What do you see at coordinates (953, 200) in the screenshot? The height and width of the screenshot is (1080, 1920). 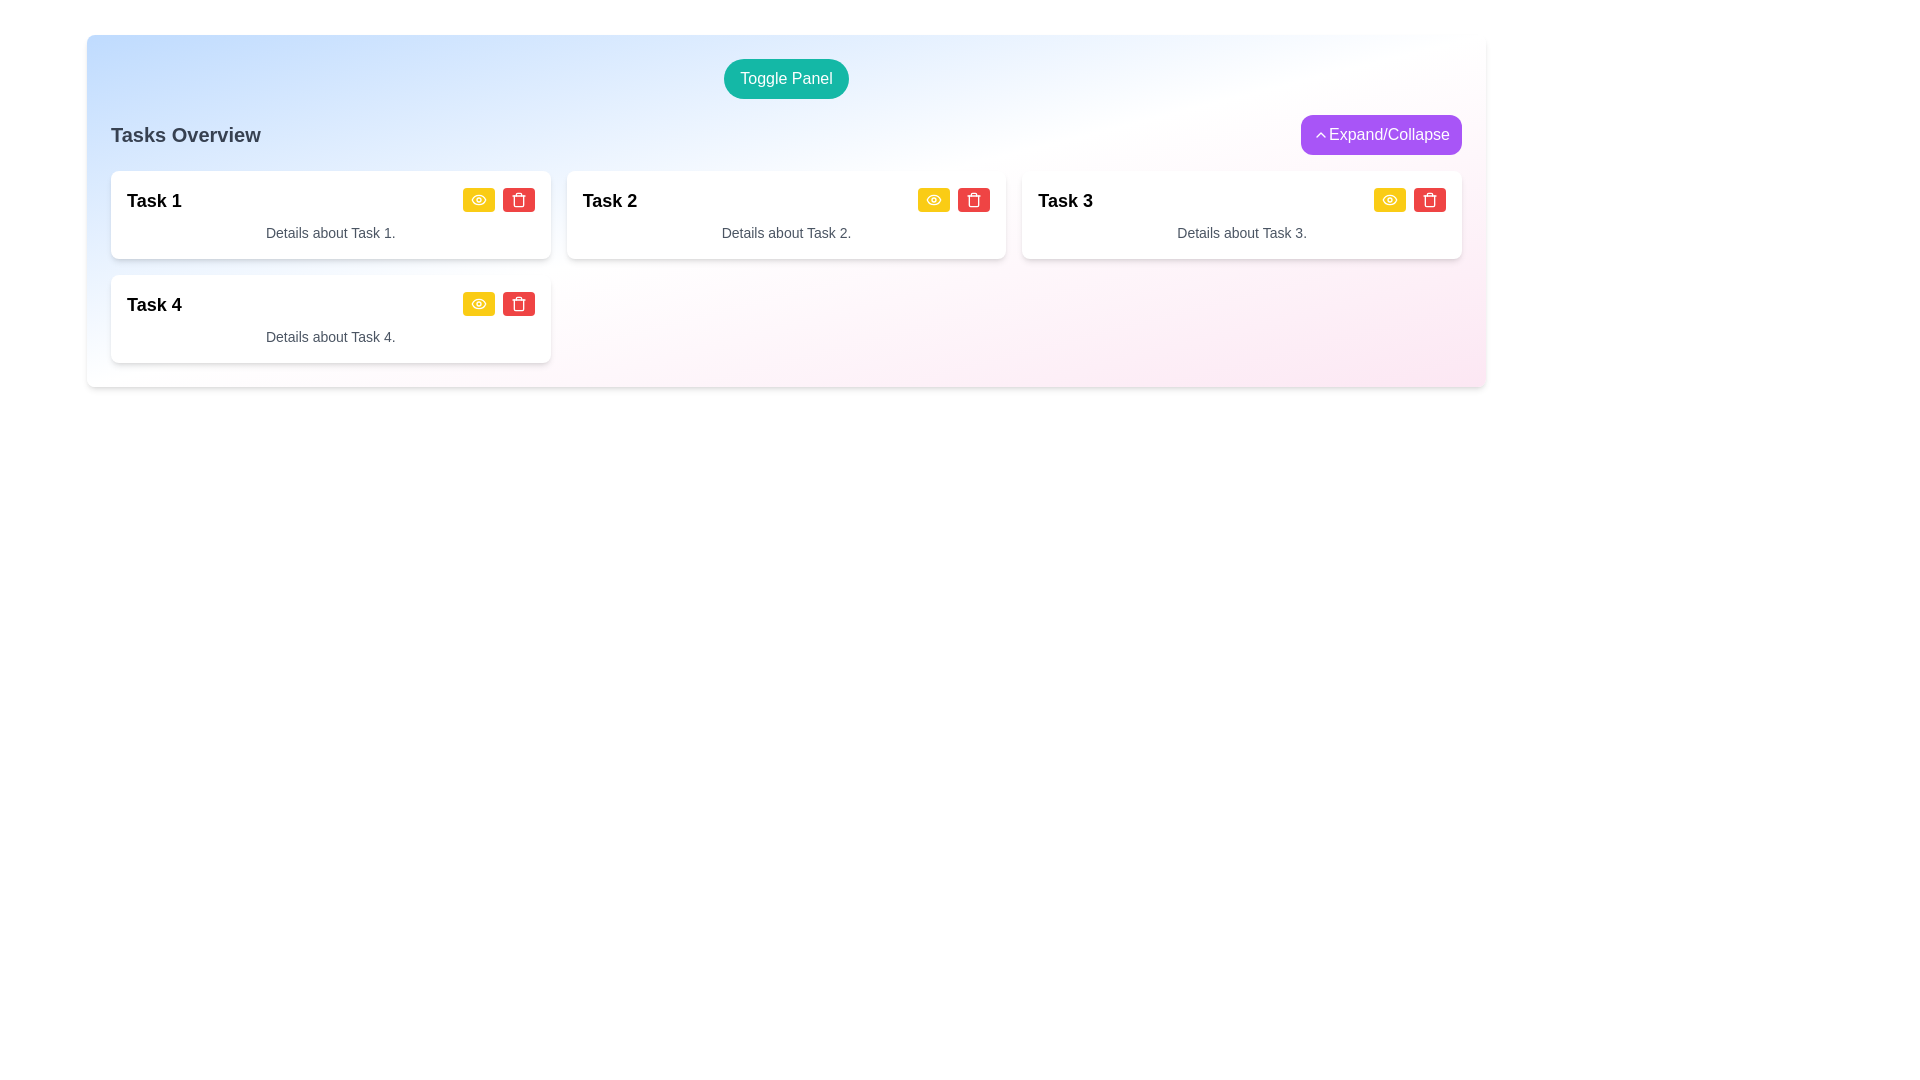 I see `the control group containing buttons for managing the task item 'Task 2', located at the top-right corner of the 'Task 2' card` at bounding box center [953, 200].